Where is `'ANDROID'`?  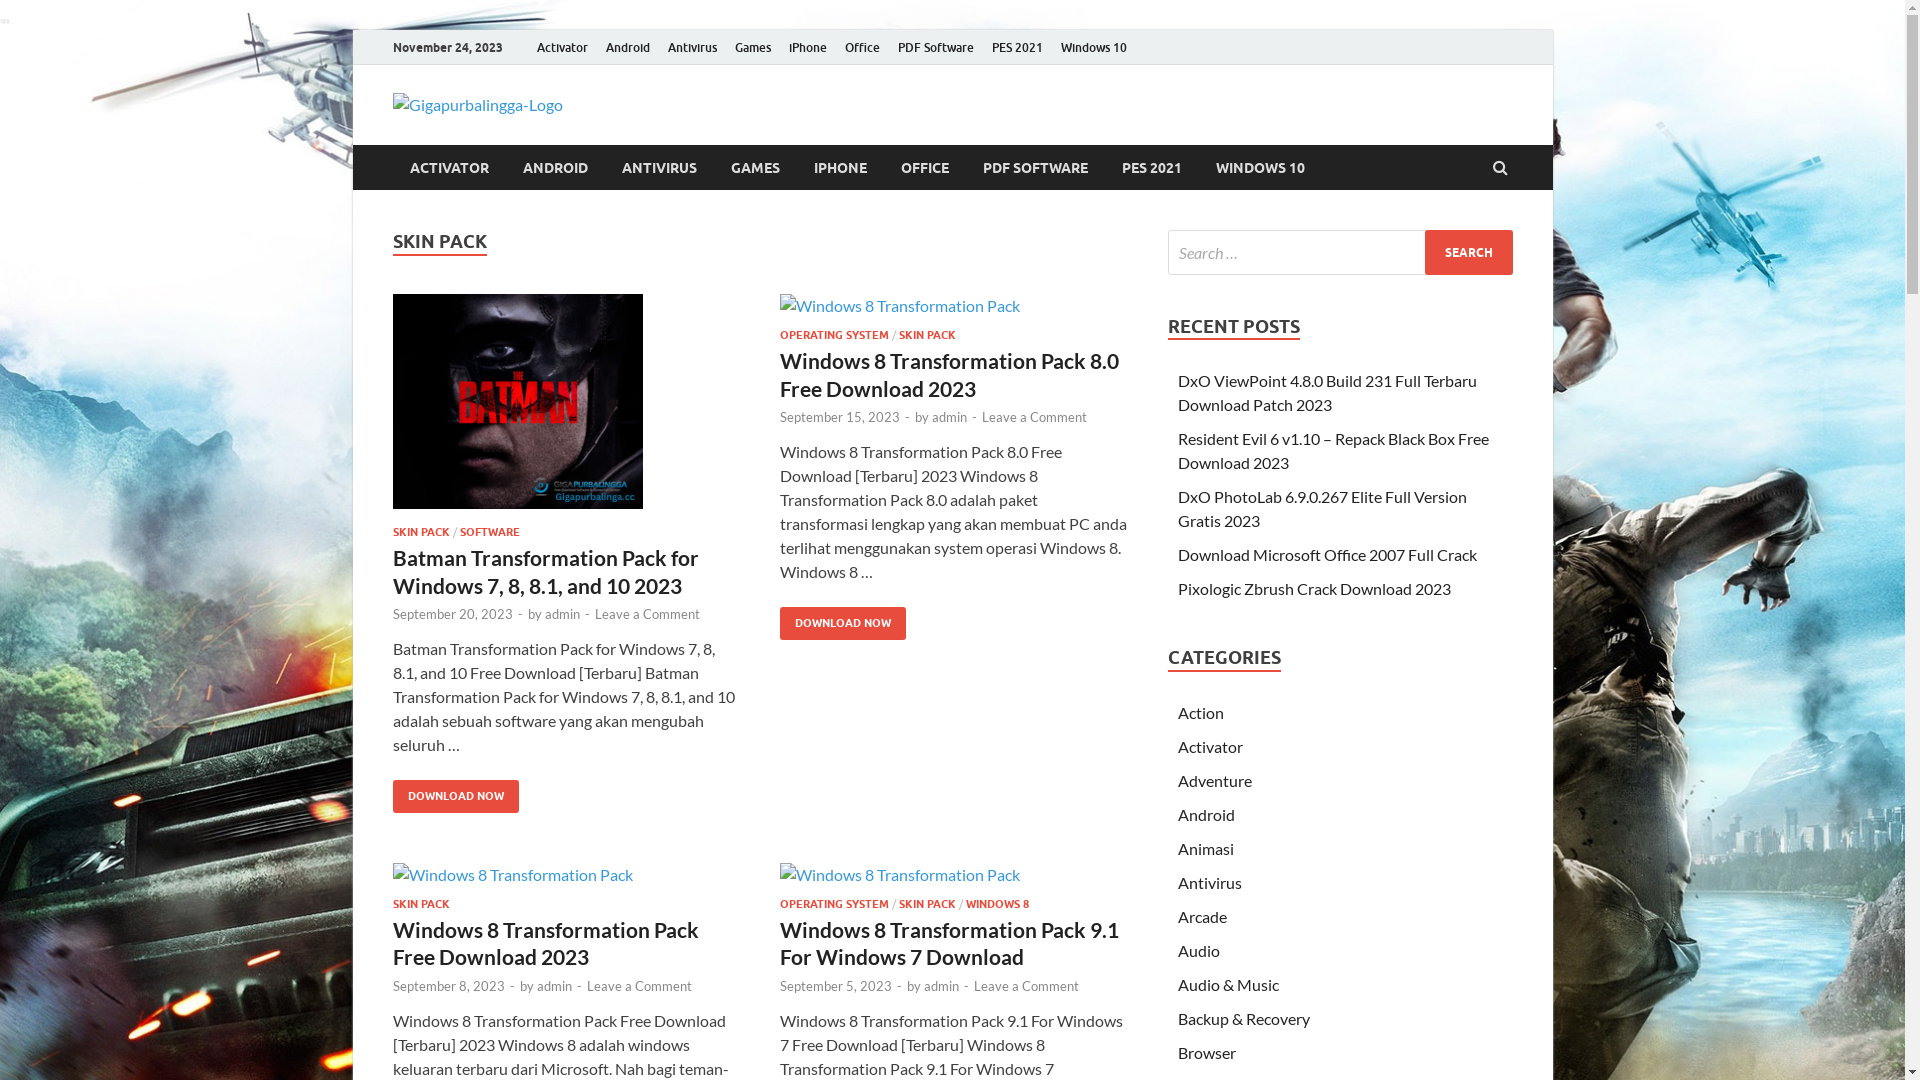
'ANDROID' is located at coordinates (555, 166).